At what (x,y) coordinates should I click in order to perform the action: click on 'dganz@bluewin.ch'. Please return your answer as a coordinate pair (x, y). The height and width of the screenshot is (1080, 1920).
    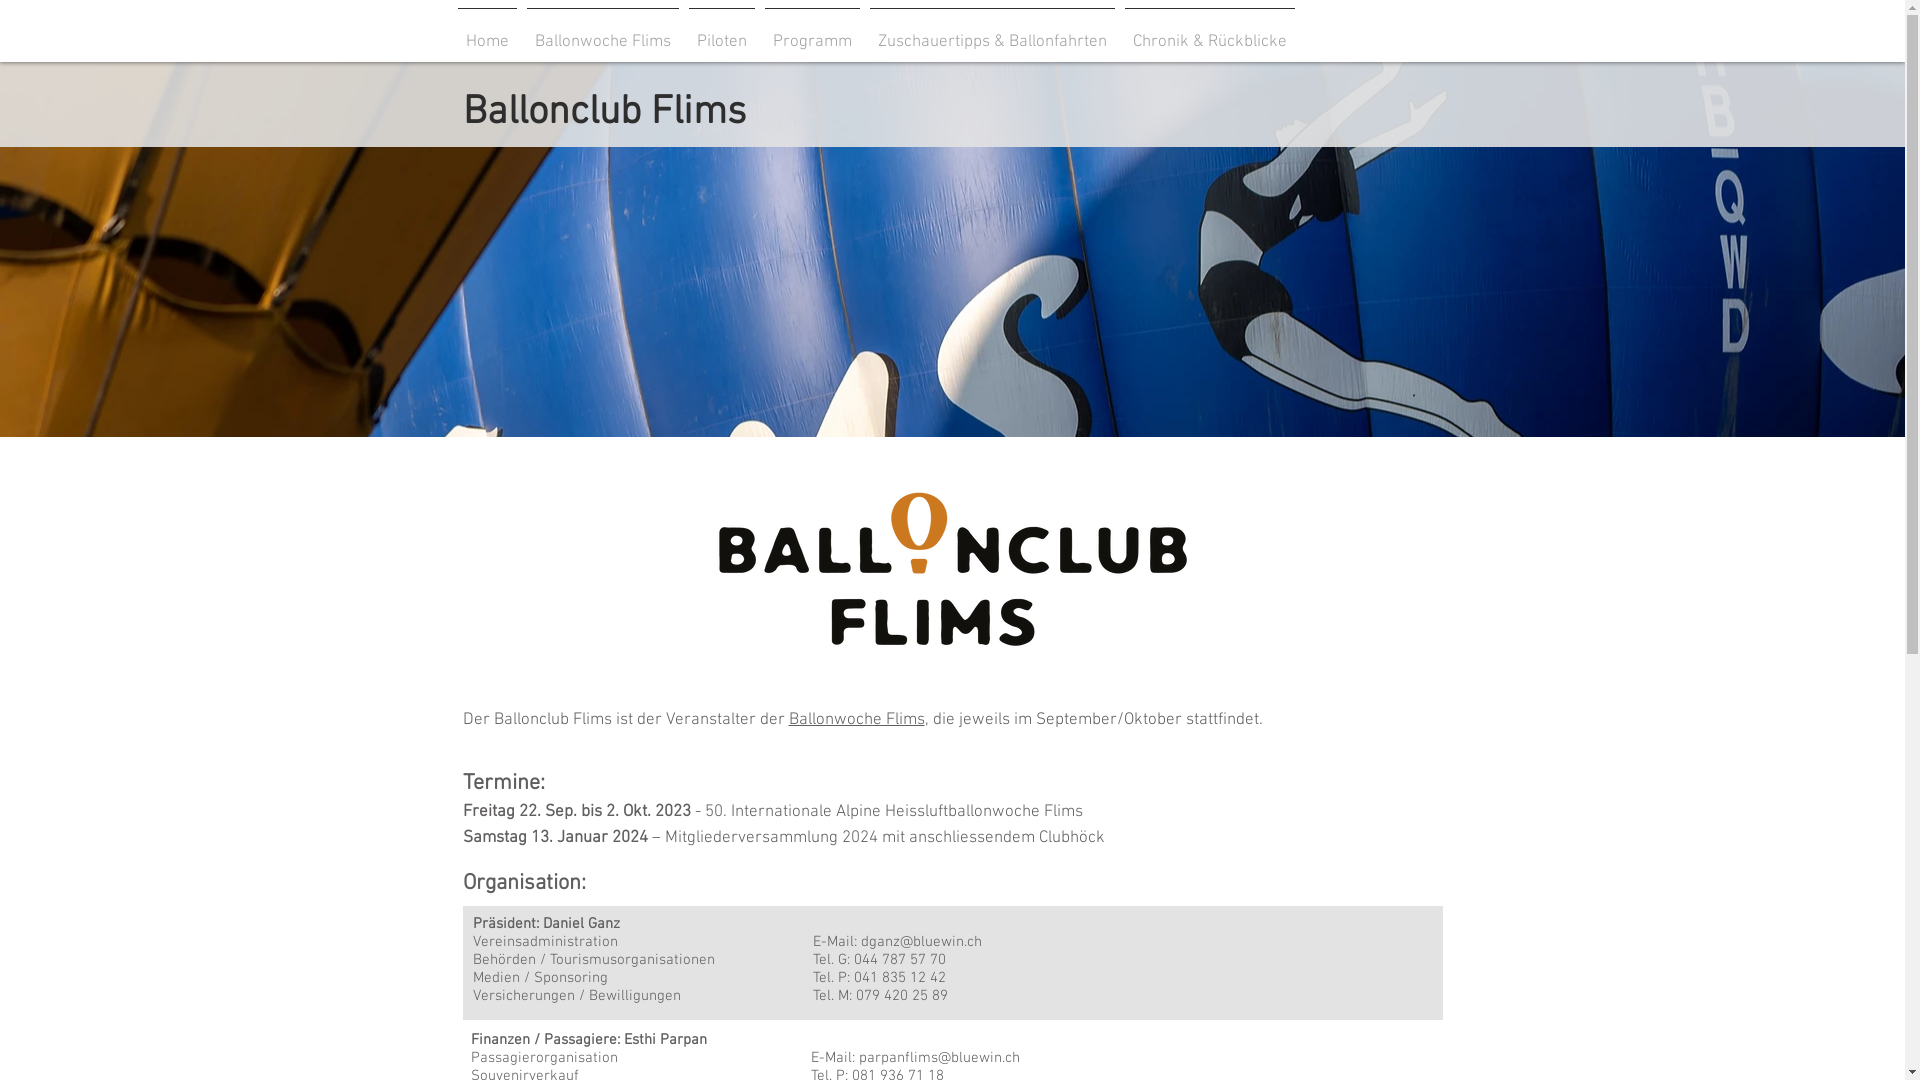
    Looking at the image, I should click on (859, 941).